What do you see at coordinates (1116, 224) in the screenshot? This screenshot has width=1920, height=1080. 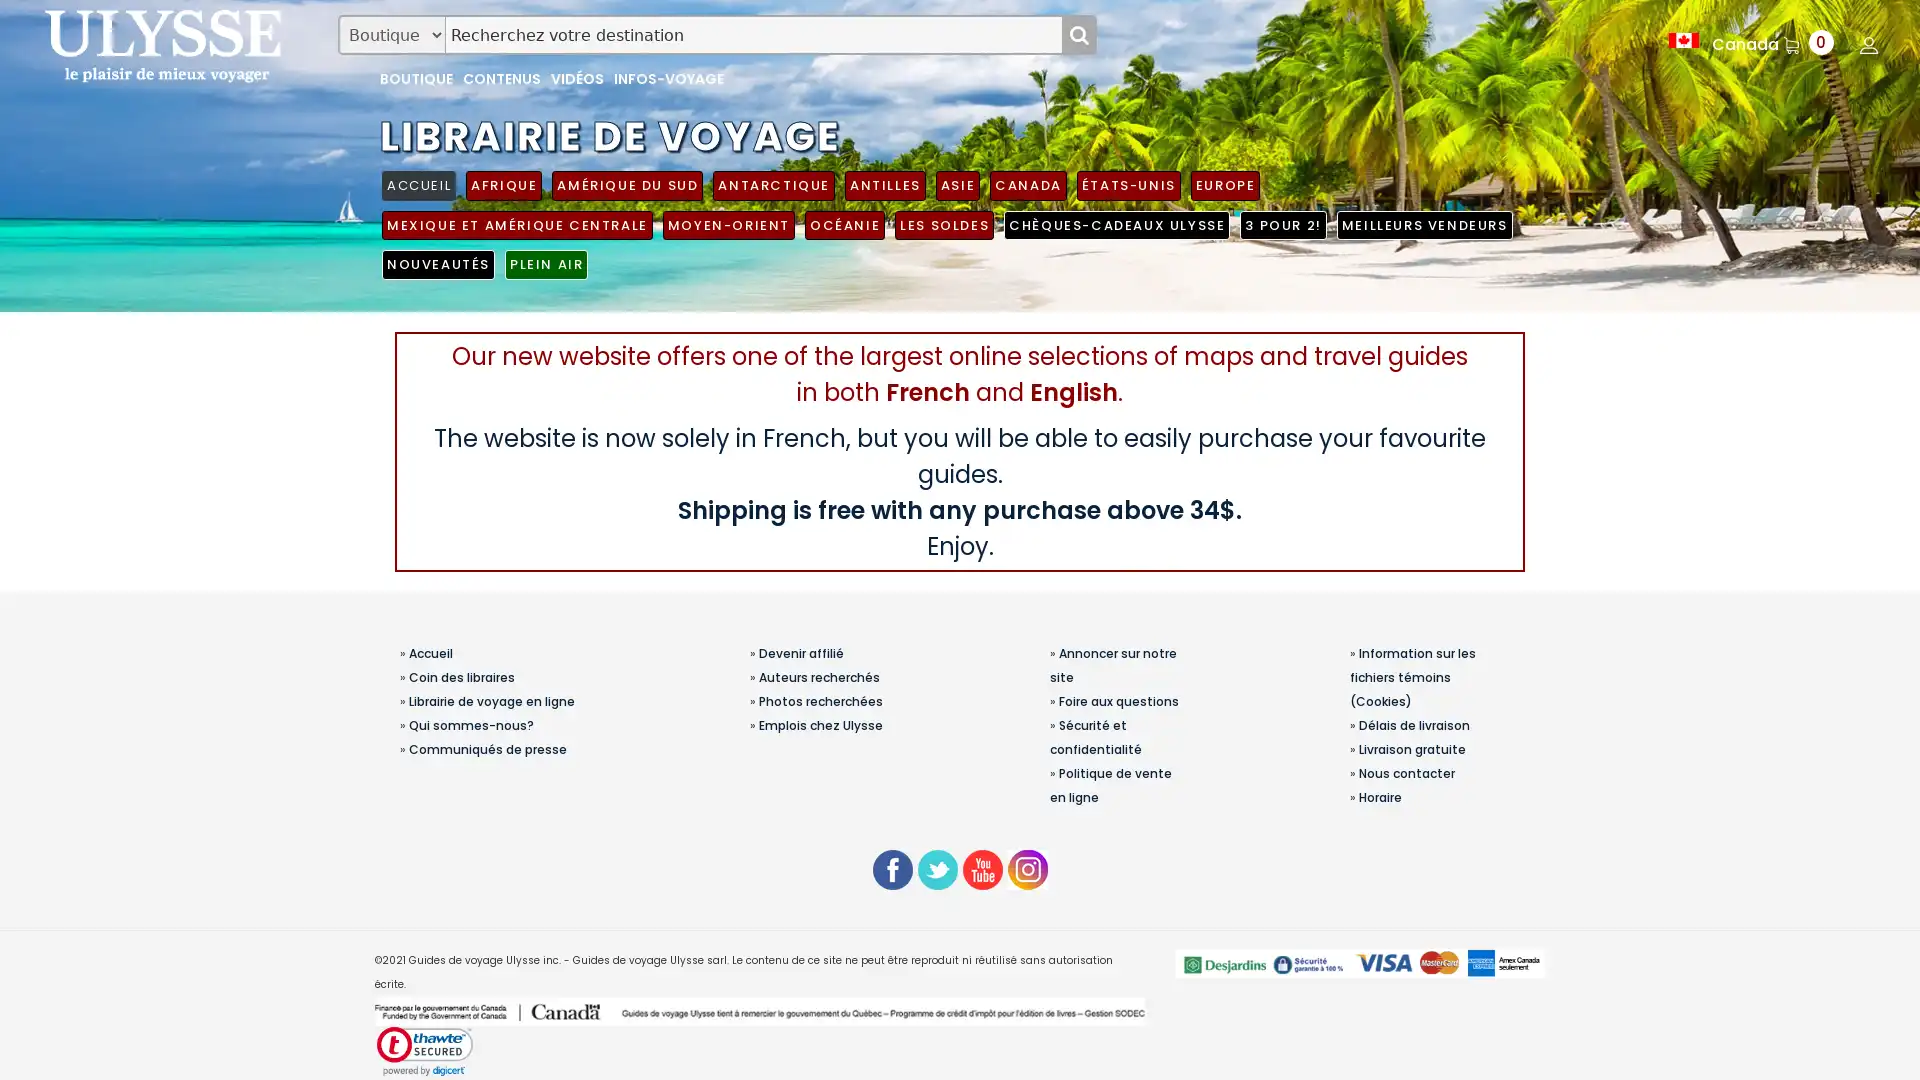 I see `CHEQUES-CADEAUX ULYSSE` at bounding box center [1116, 224].